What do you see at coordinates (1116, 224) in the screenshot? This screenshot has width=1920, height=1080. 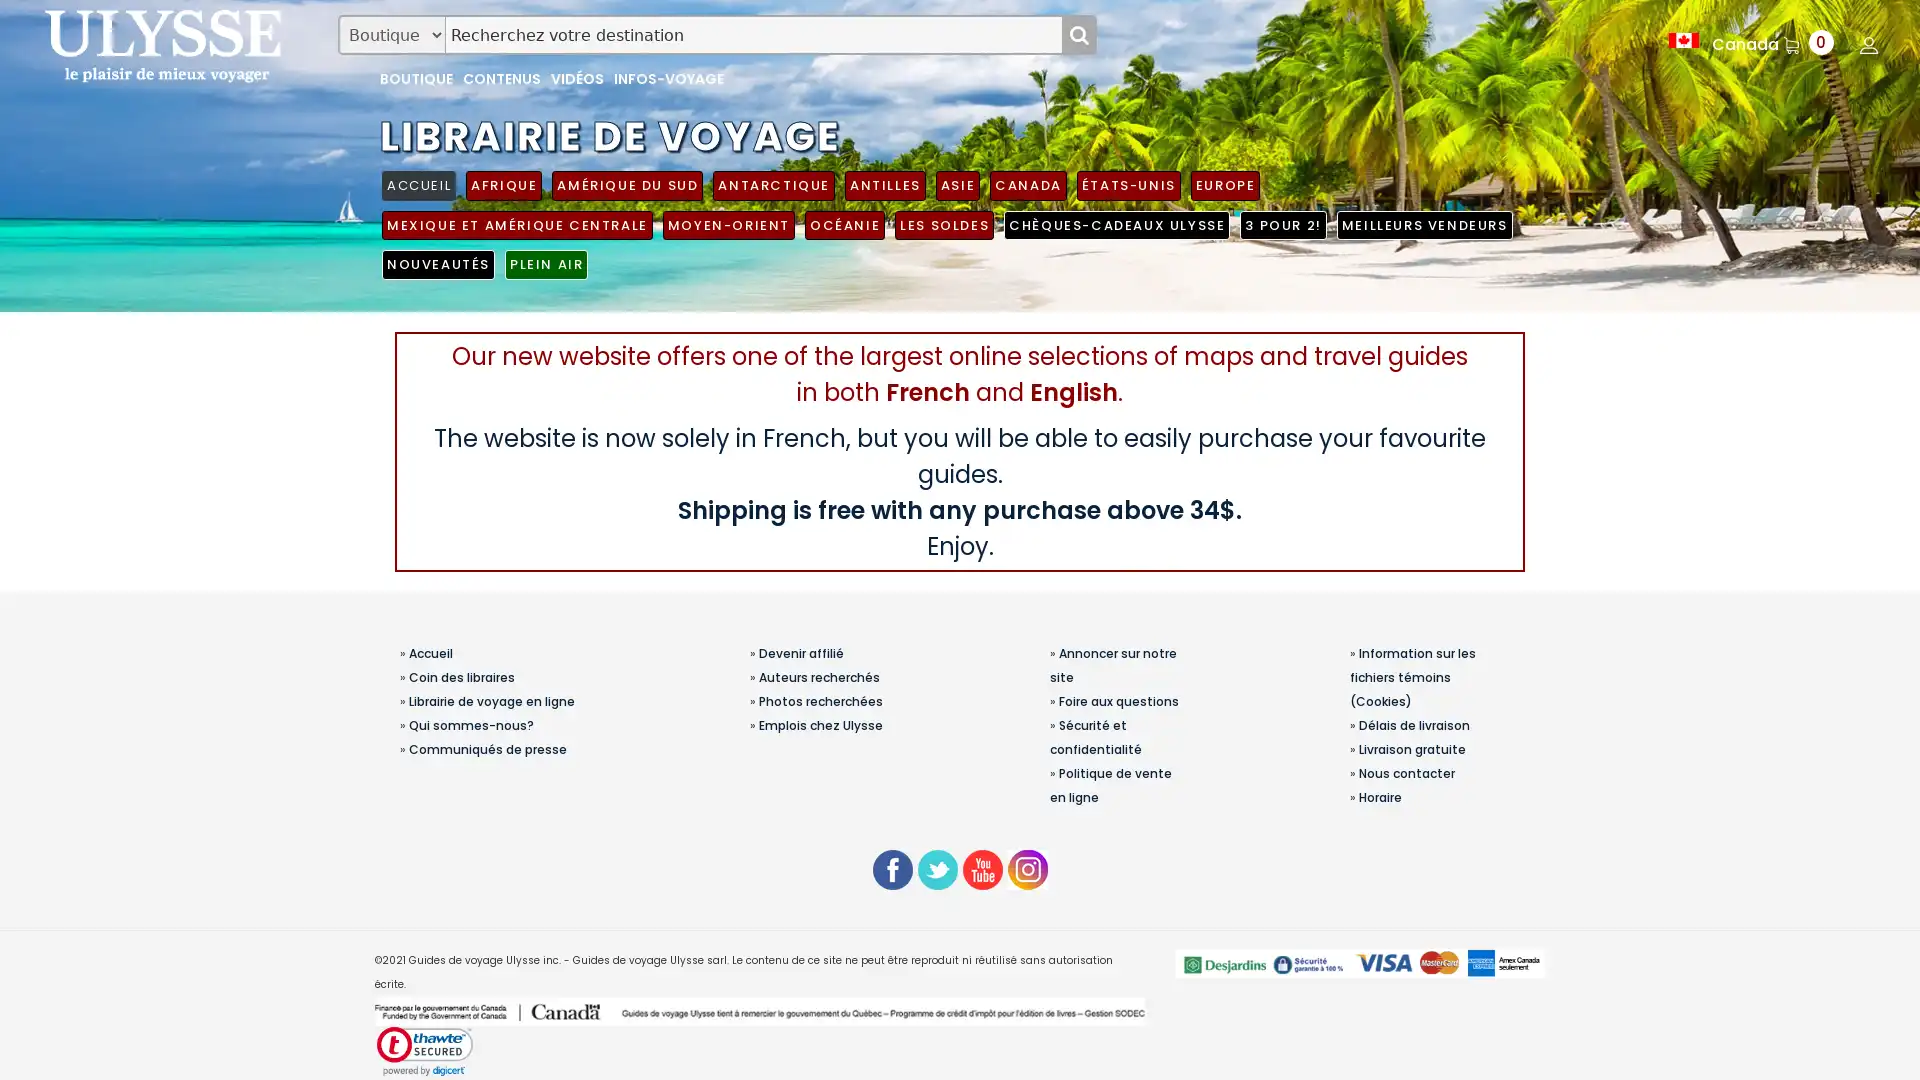 I see `CHEQUES-CADEAUX ULYSSE` at bounding box center [1116, 224].